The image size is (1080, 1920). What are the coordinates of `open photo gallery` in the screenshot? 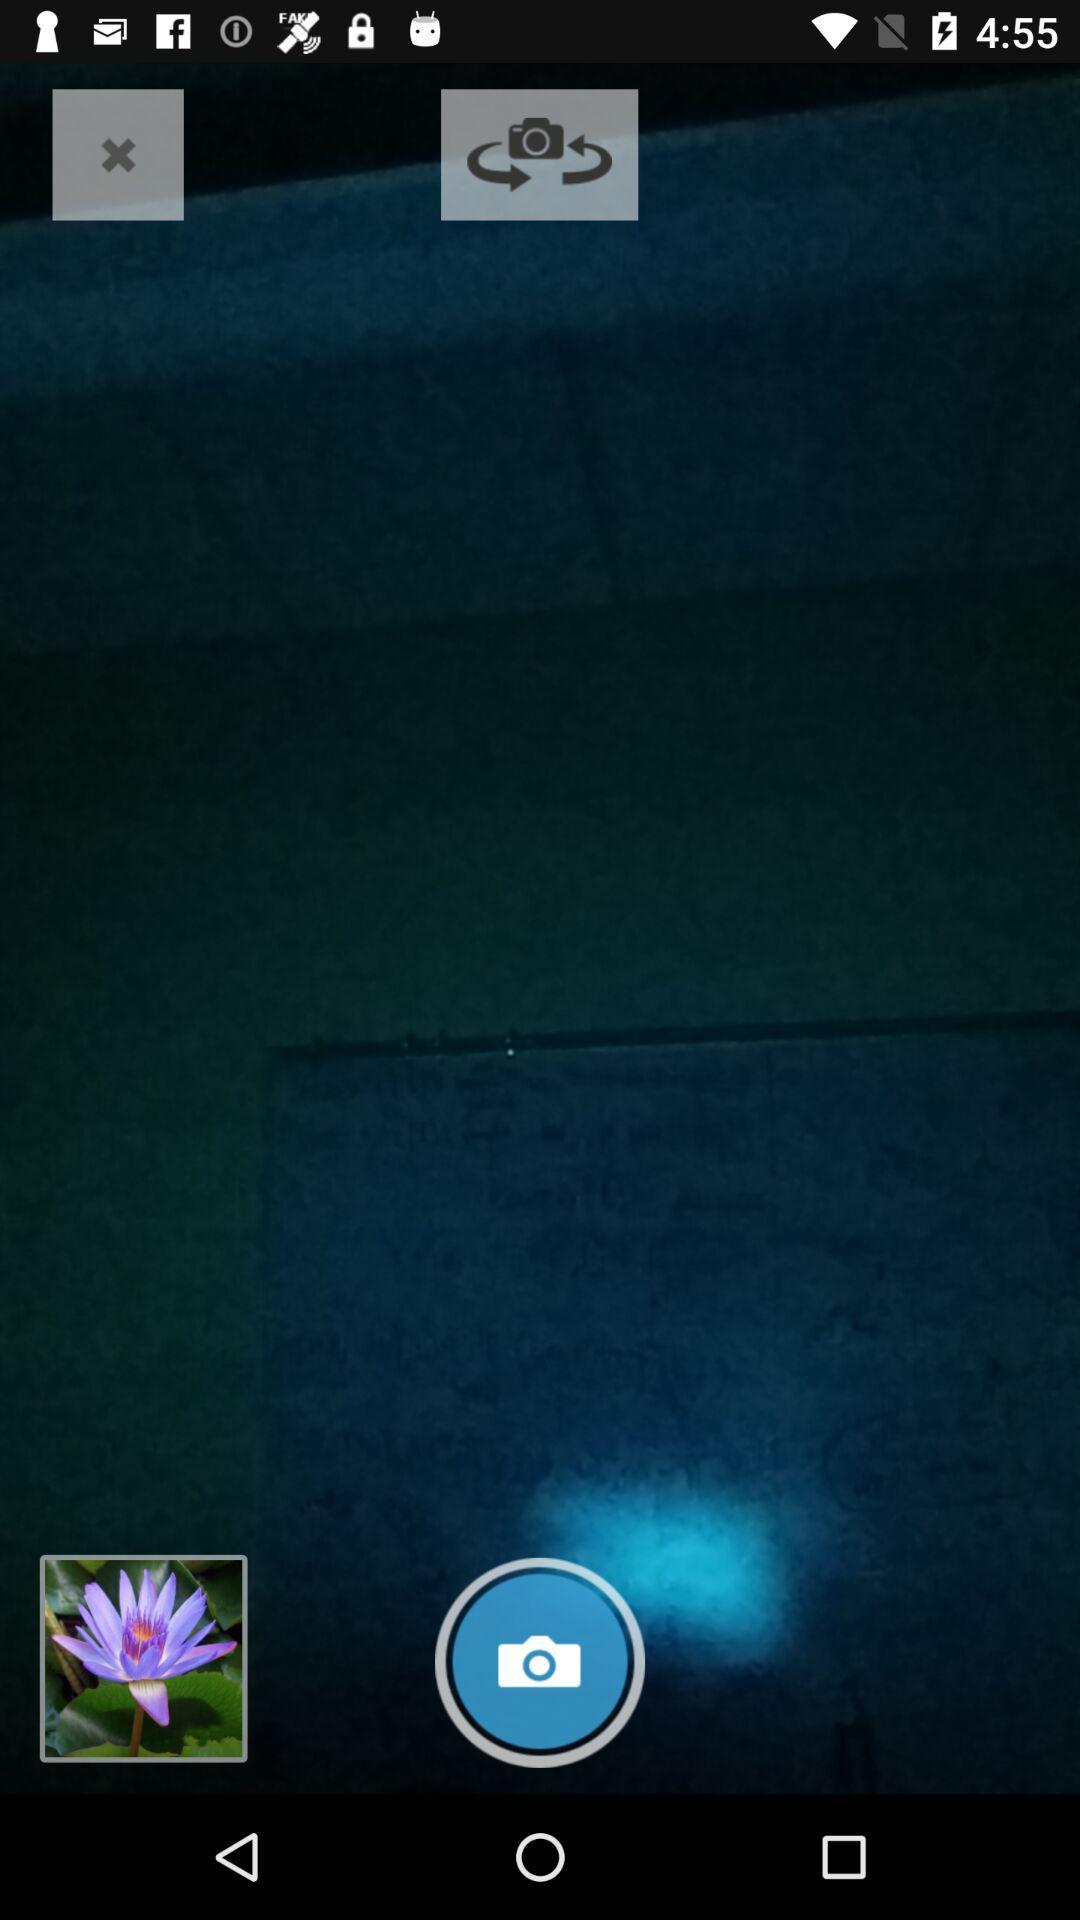 It's located at (142, 1658).